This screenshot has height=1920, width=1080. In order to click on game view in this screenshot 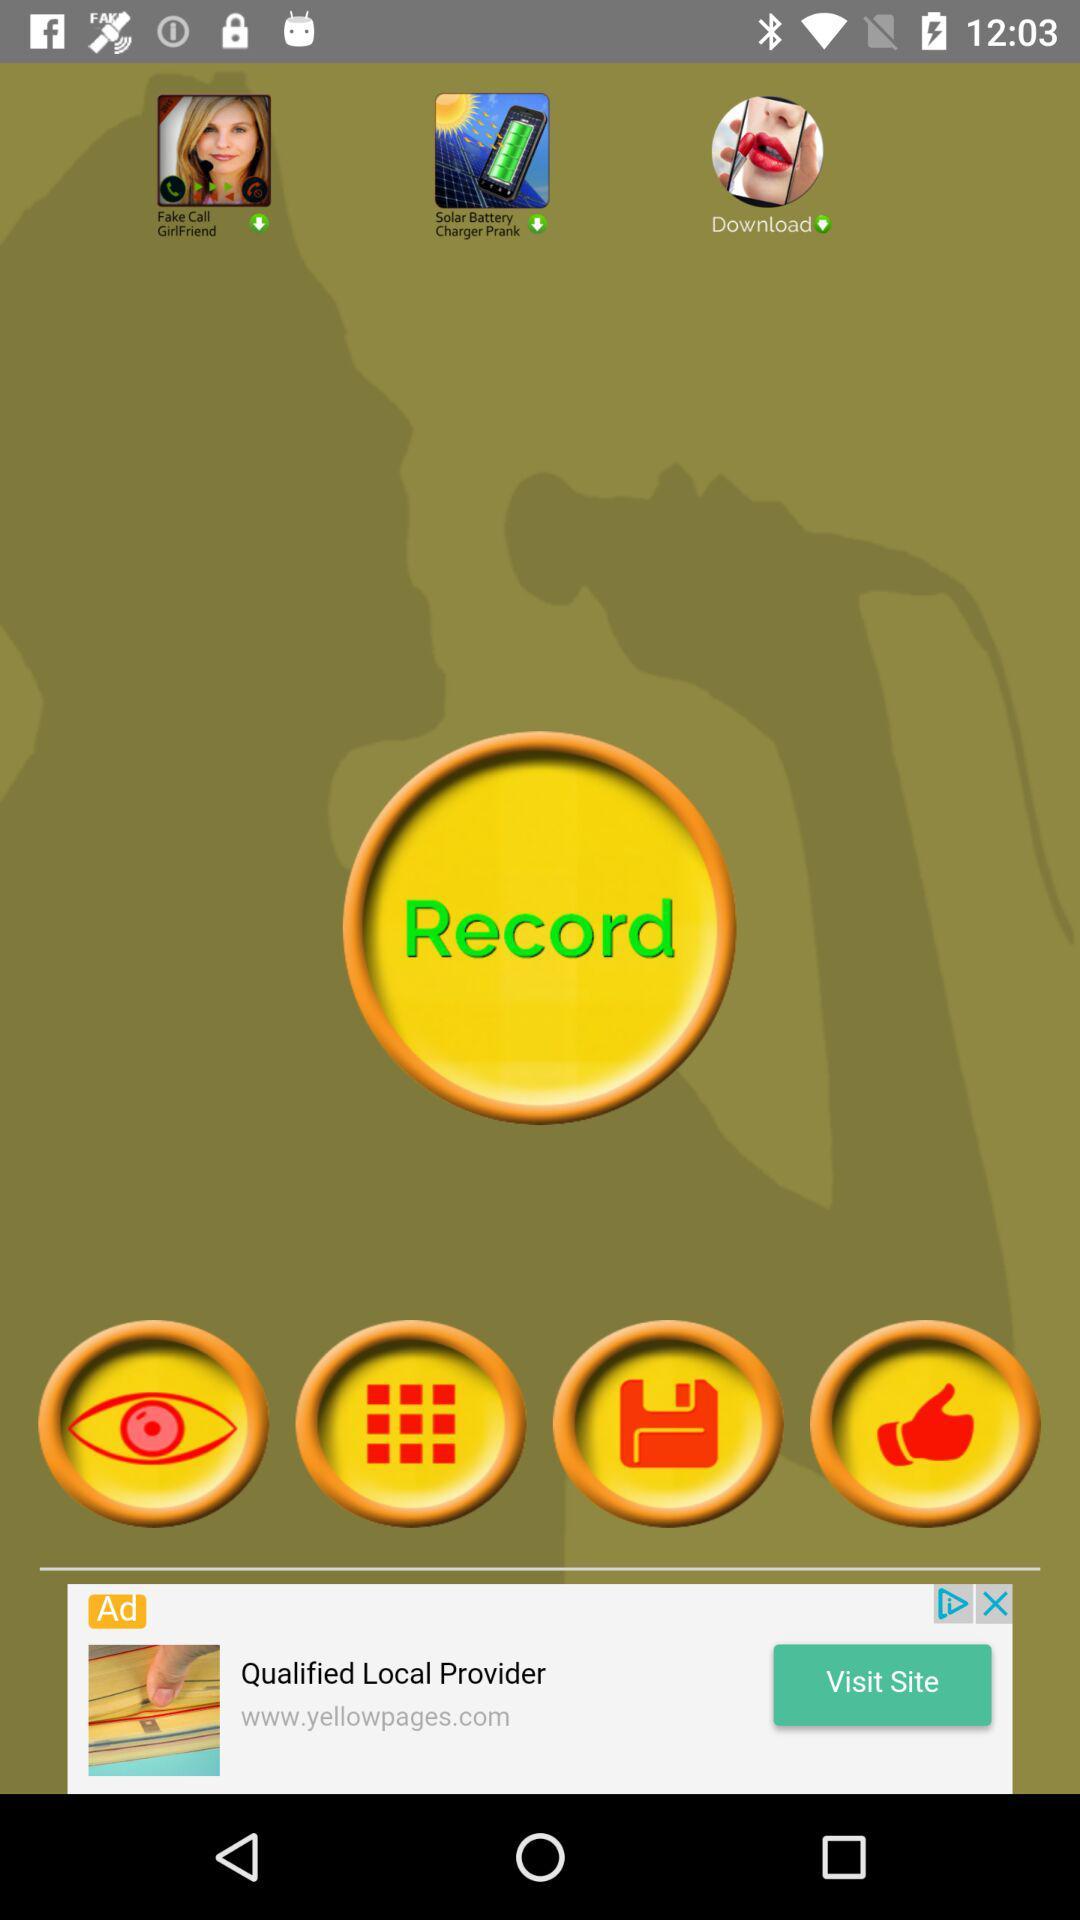, I will do `click(152, 1422)`.